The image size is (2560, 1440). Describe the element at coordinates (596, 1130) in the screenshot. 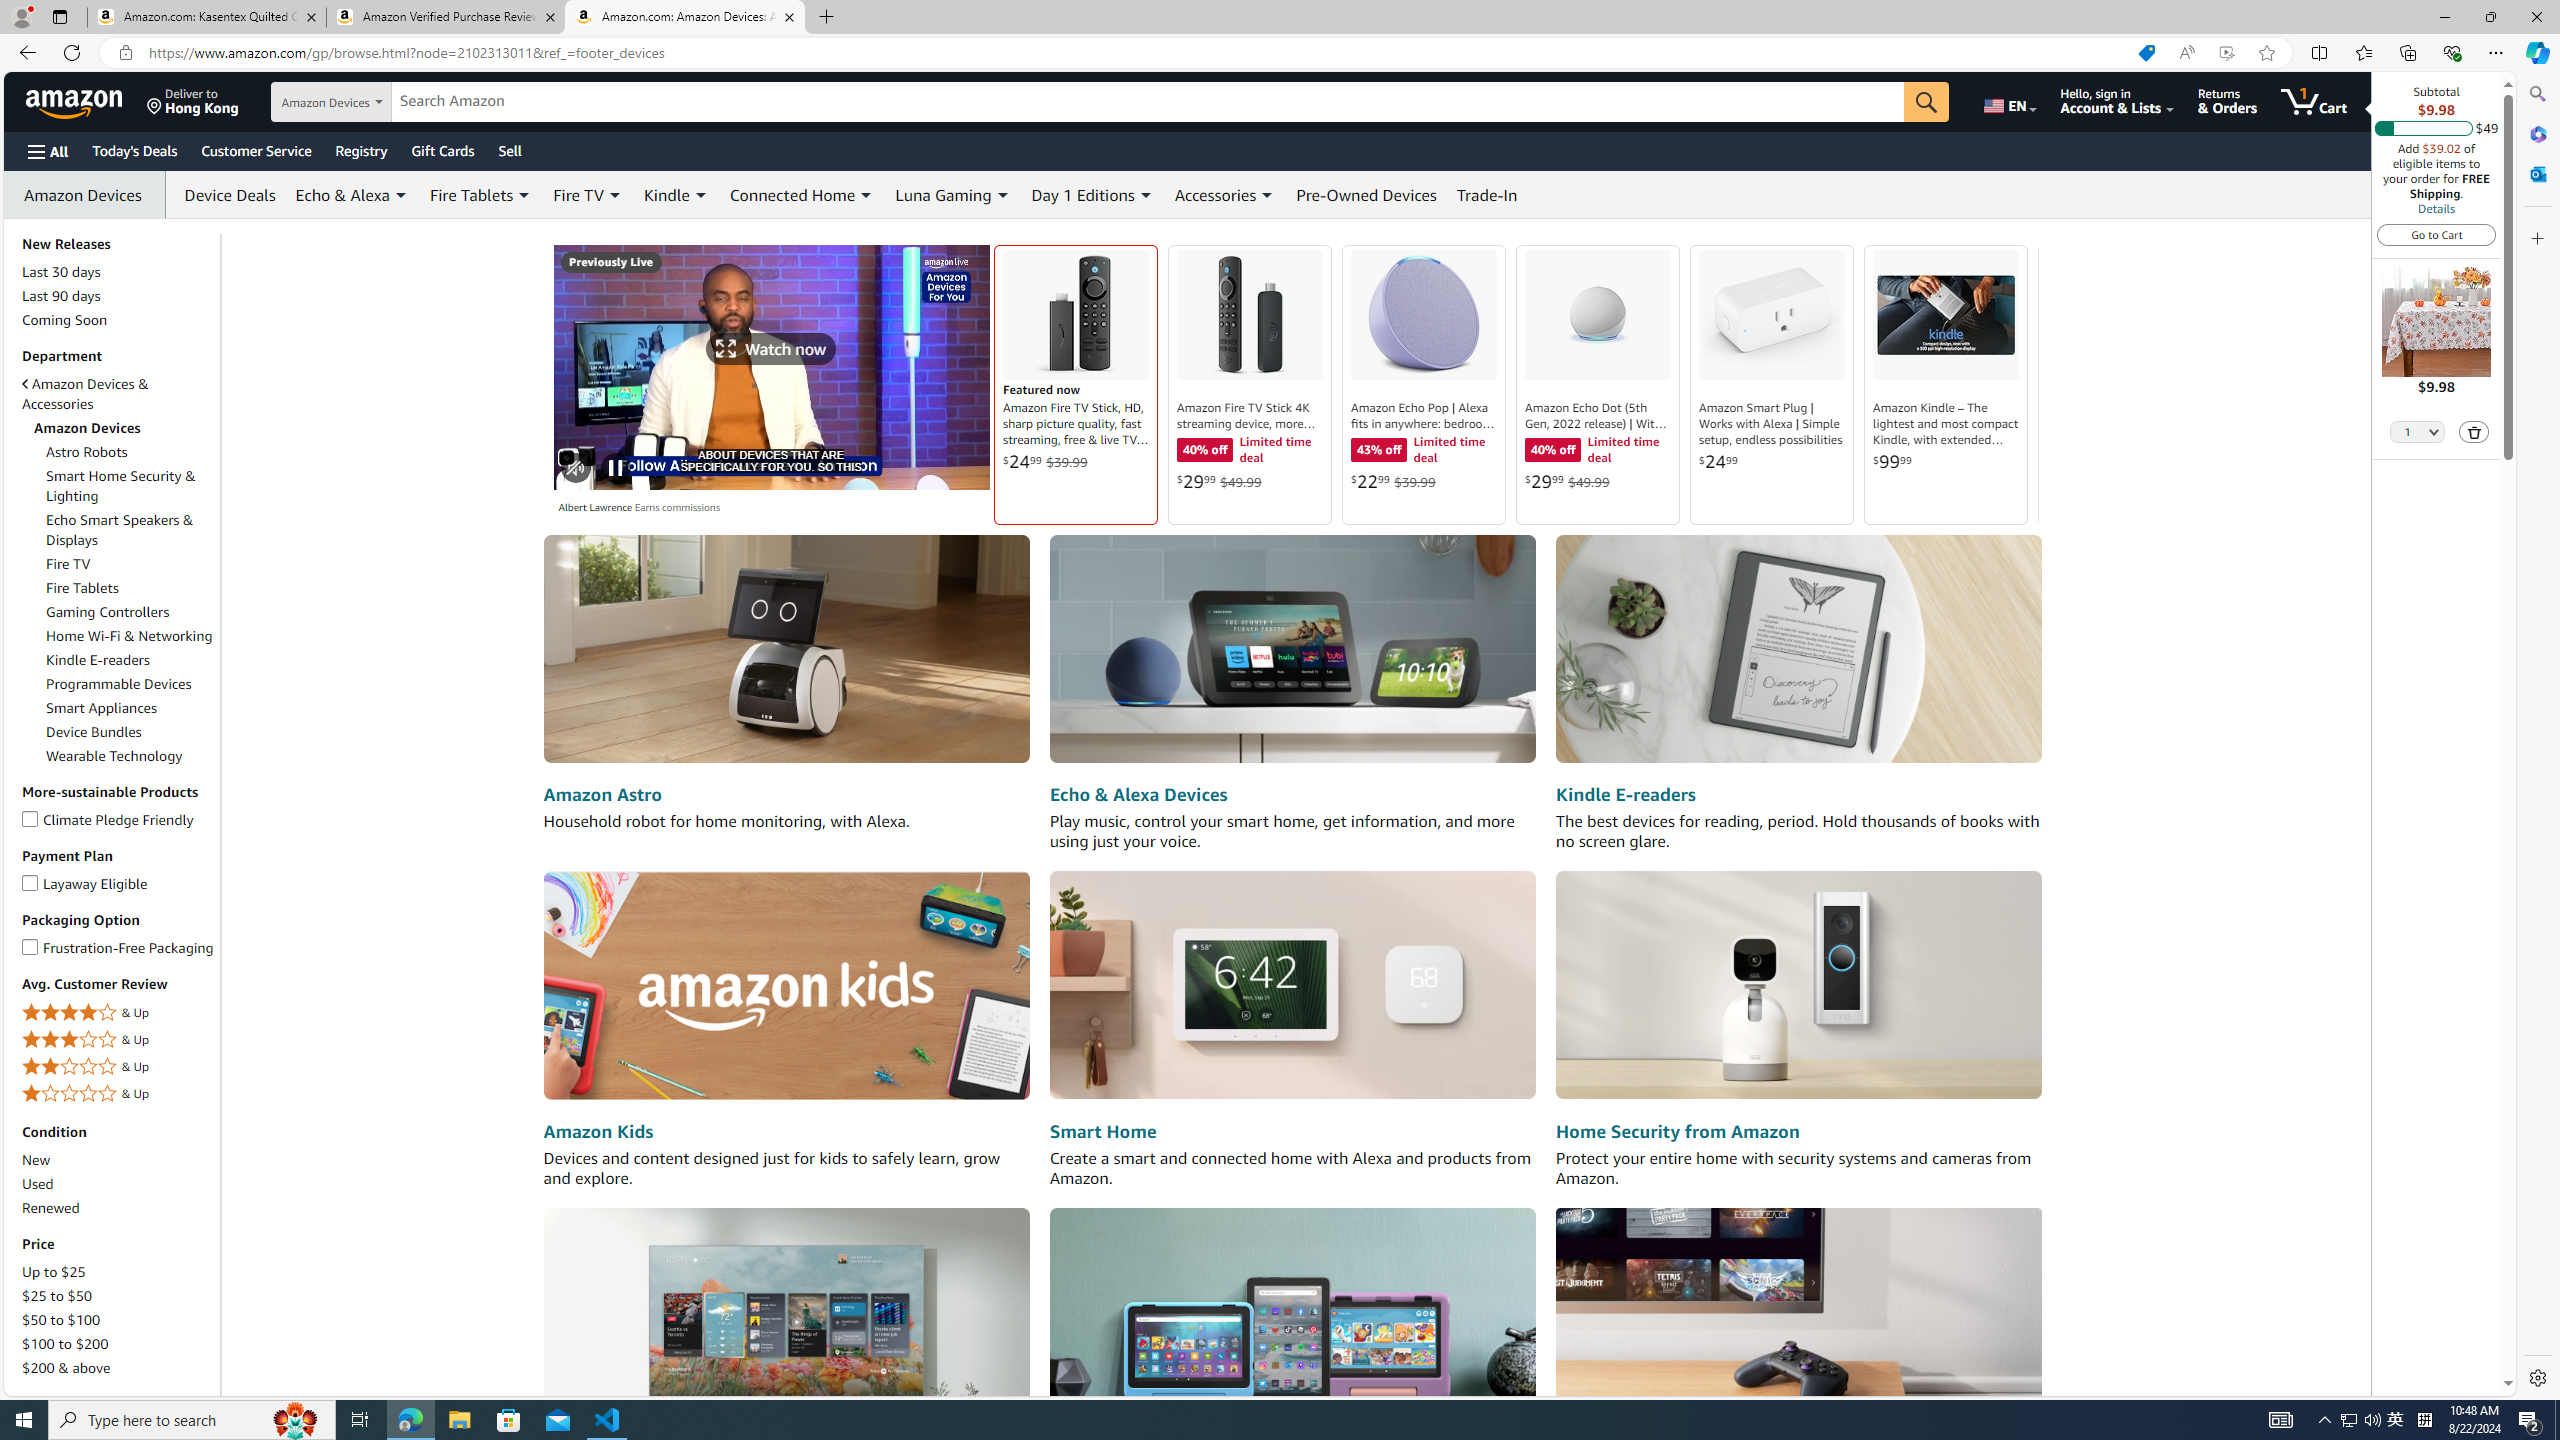

I see `'Amazon Kids'` at that location.